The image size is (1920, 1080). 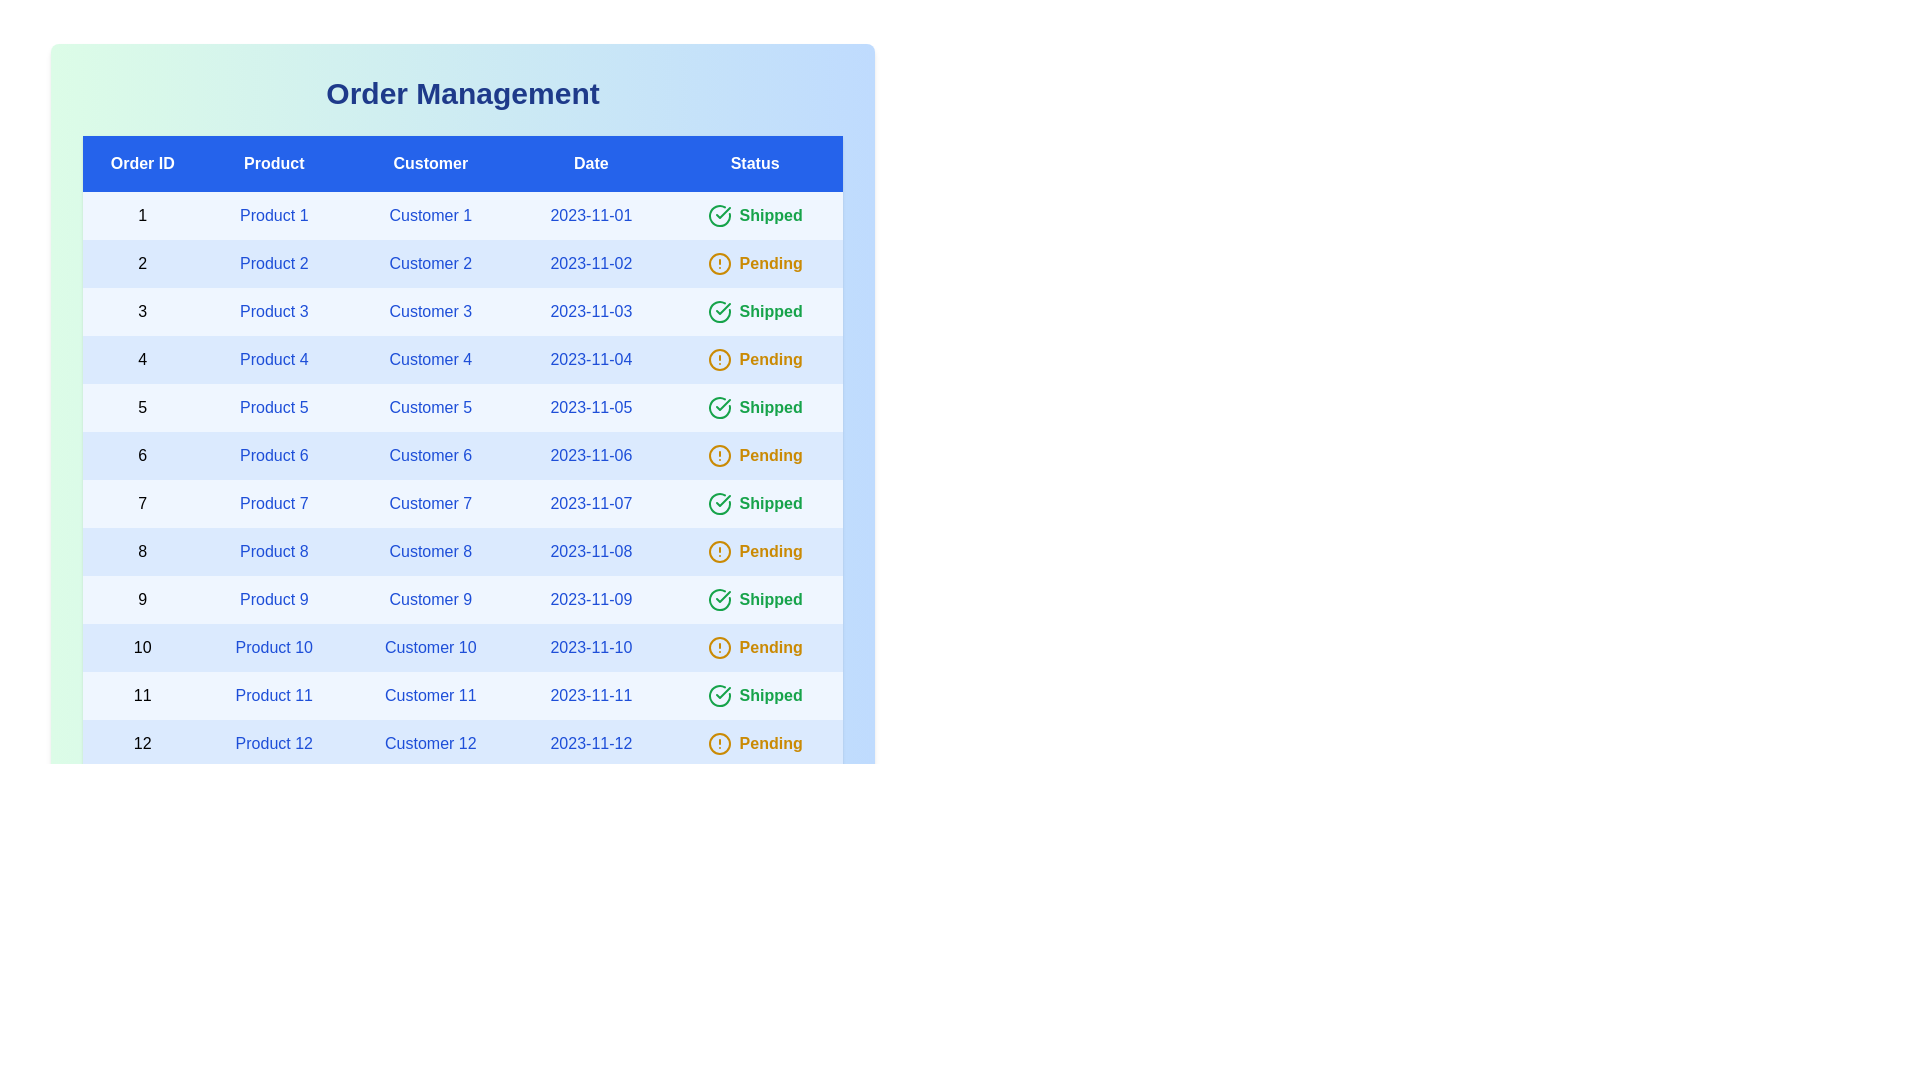 I want to click on the column header to sort the table by Order ID, so click(x=141, y=163).